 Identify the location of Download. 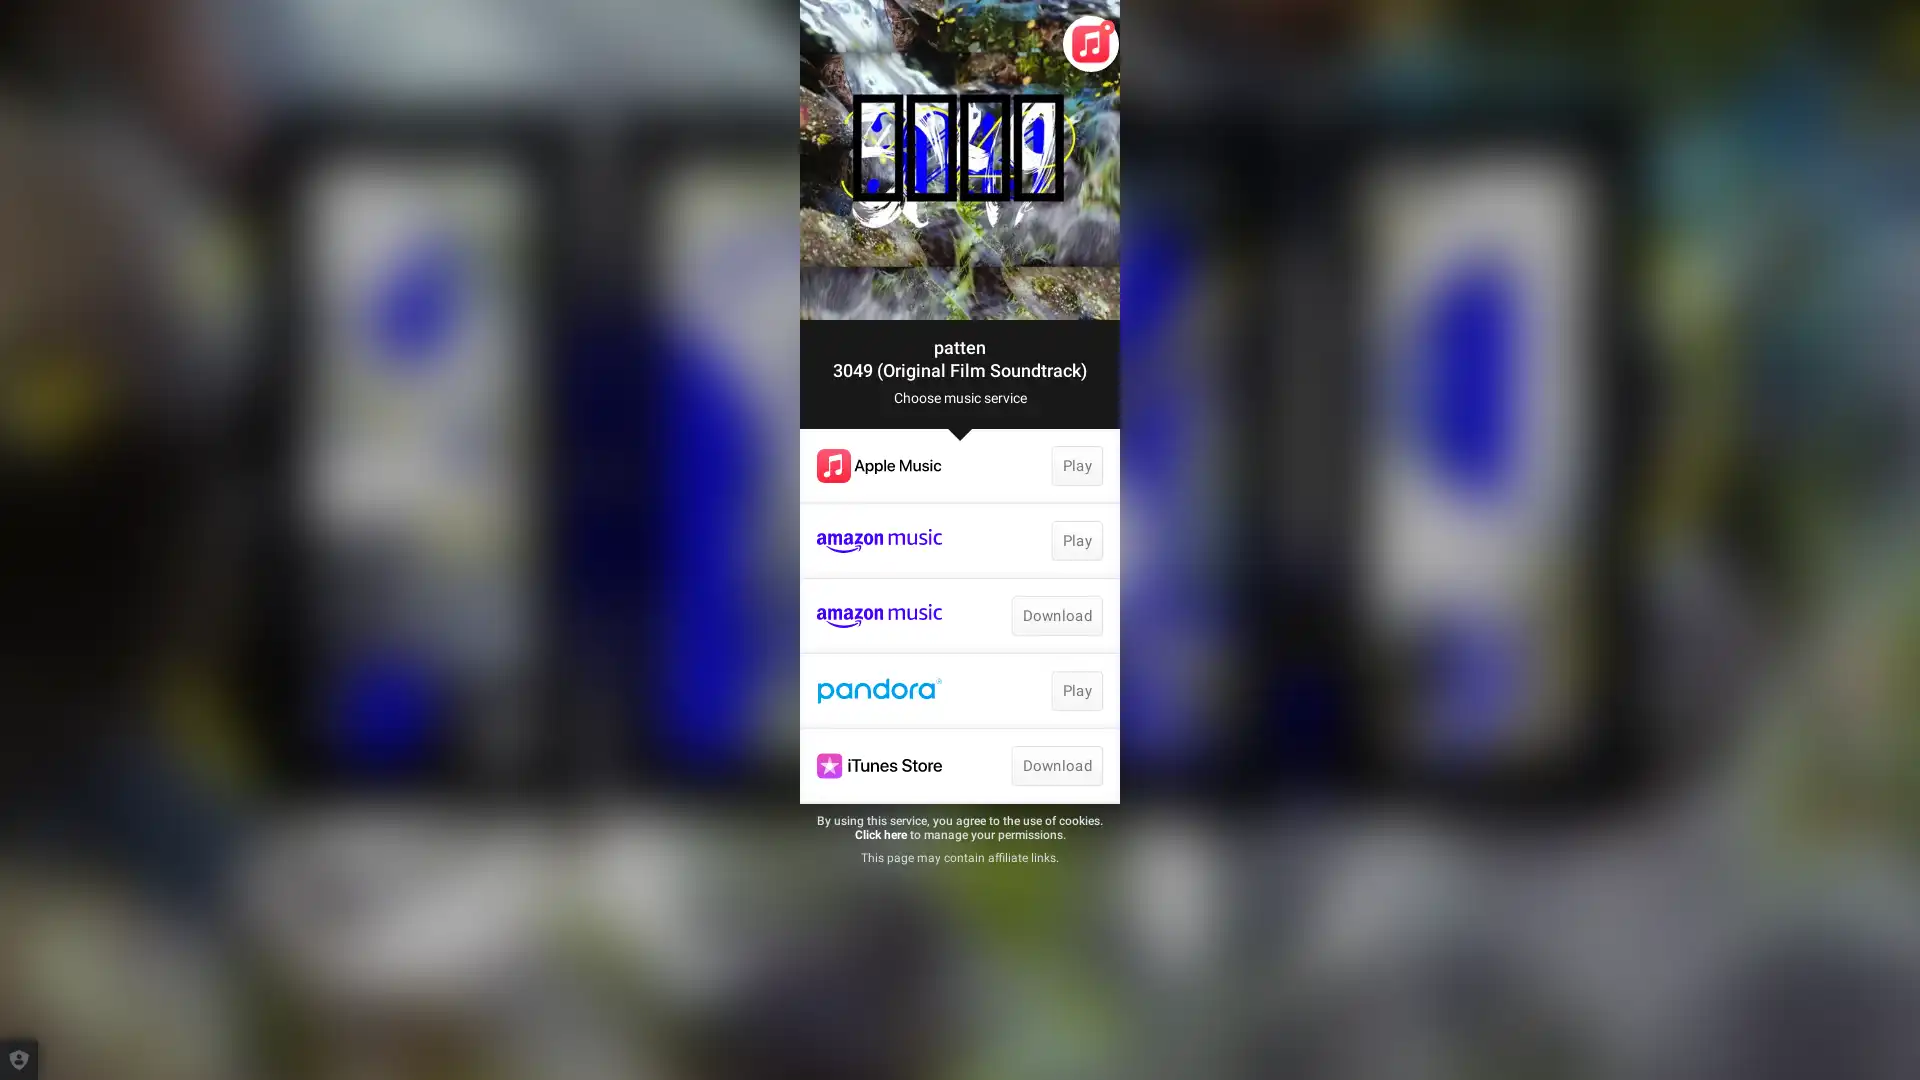
(1055, 765).